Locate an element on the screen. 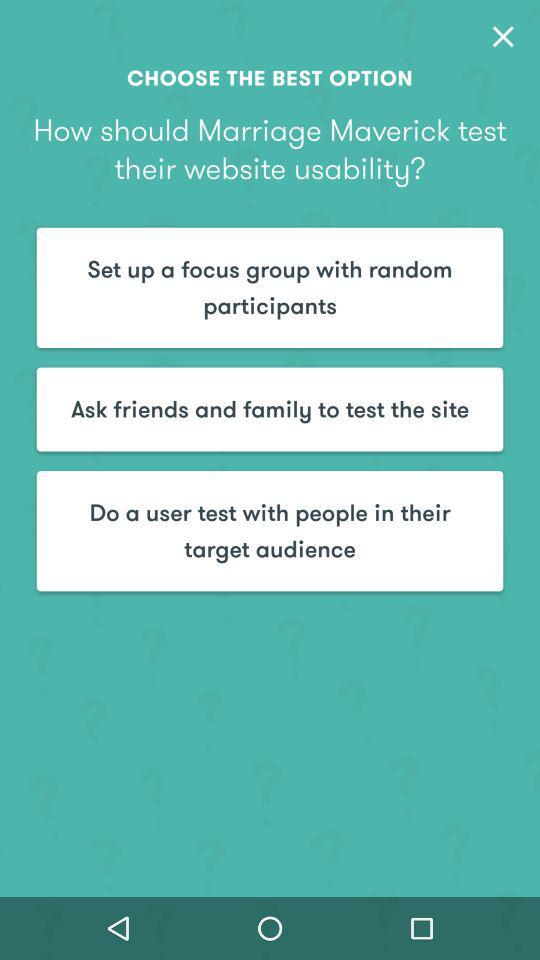  item at the top right corner is located at coordinates (502, 35).